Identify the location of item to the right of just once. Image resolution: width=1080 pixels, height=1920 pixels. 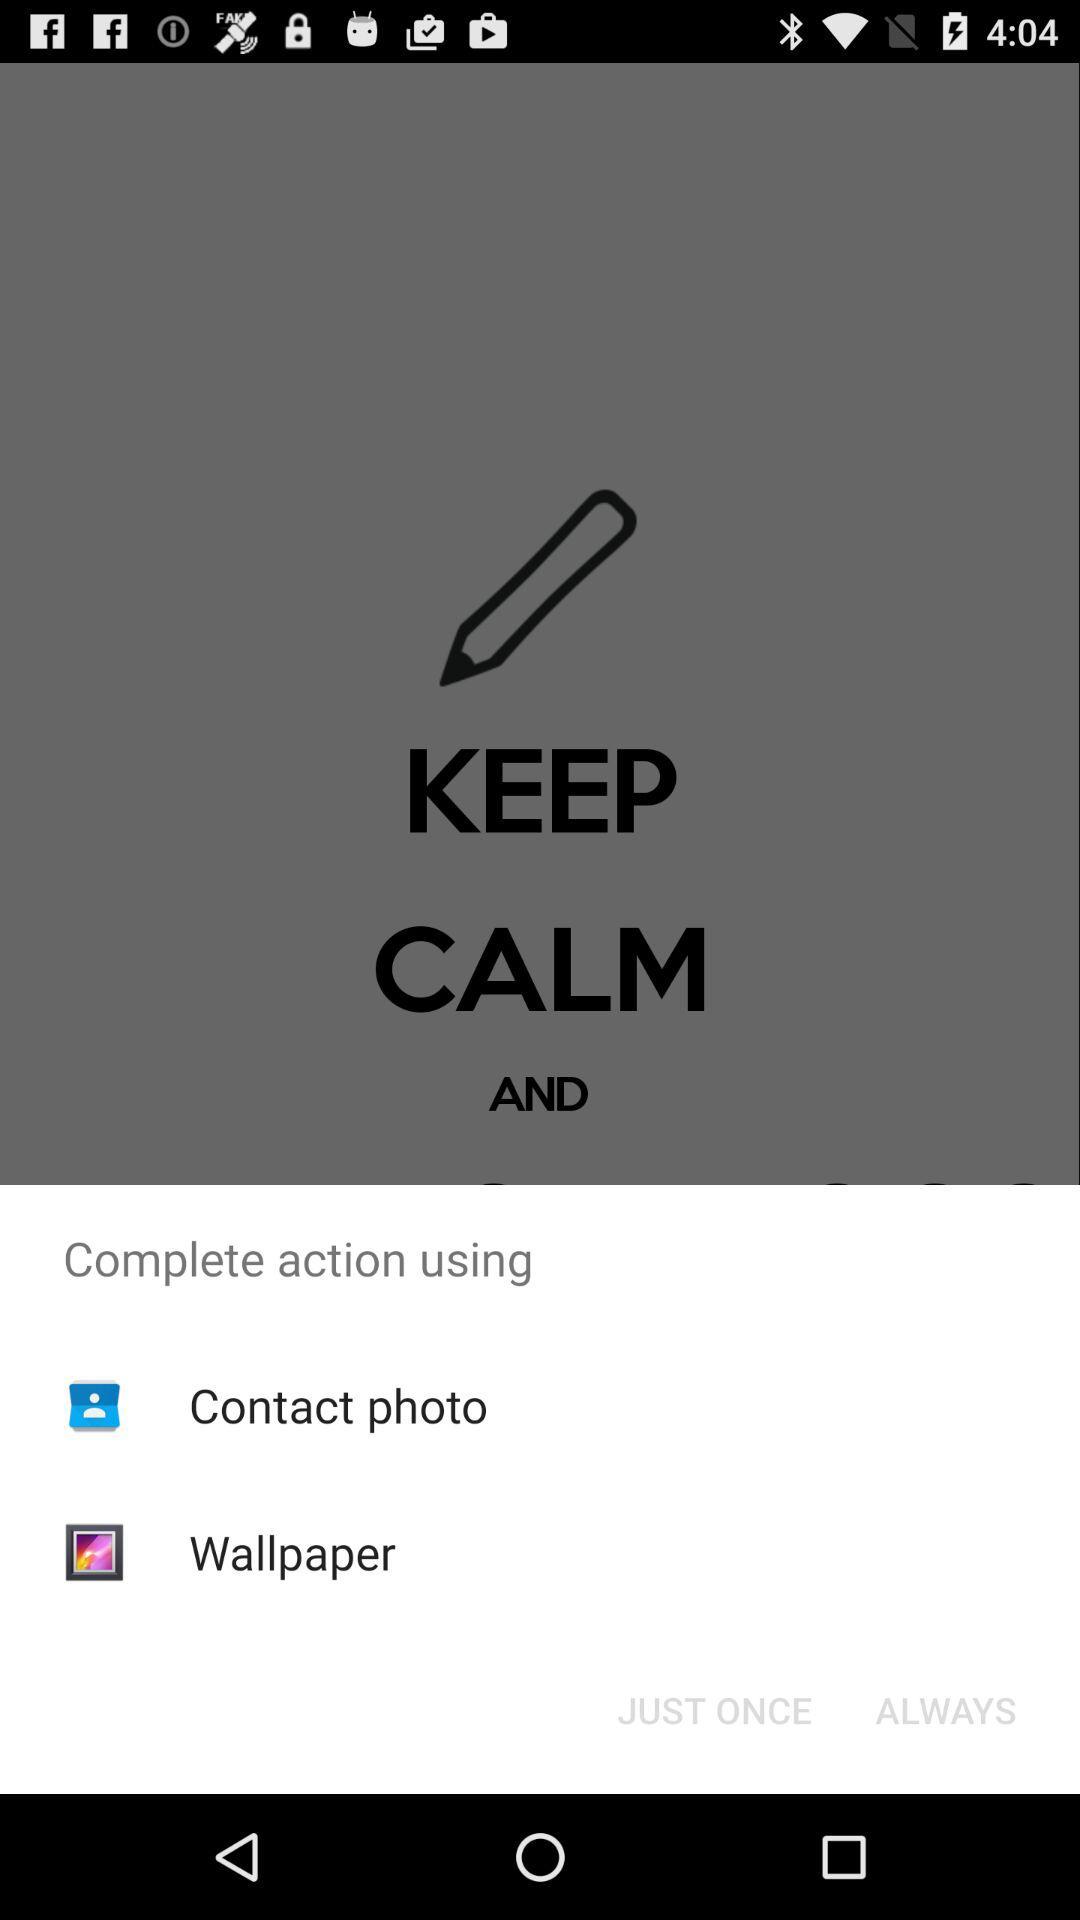
(945, 1708).